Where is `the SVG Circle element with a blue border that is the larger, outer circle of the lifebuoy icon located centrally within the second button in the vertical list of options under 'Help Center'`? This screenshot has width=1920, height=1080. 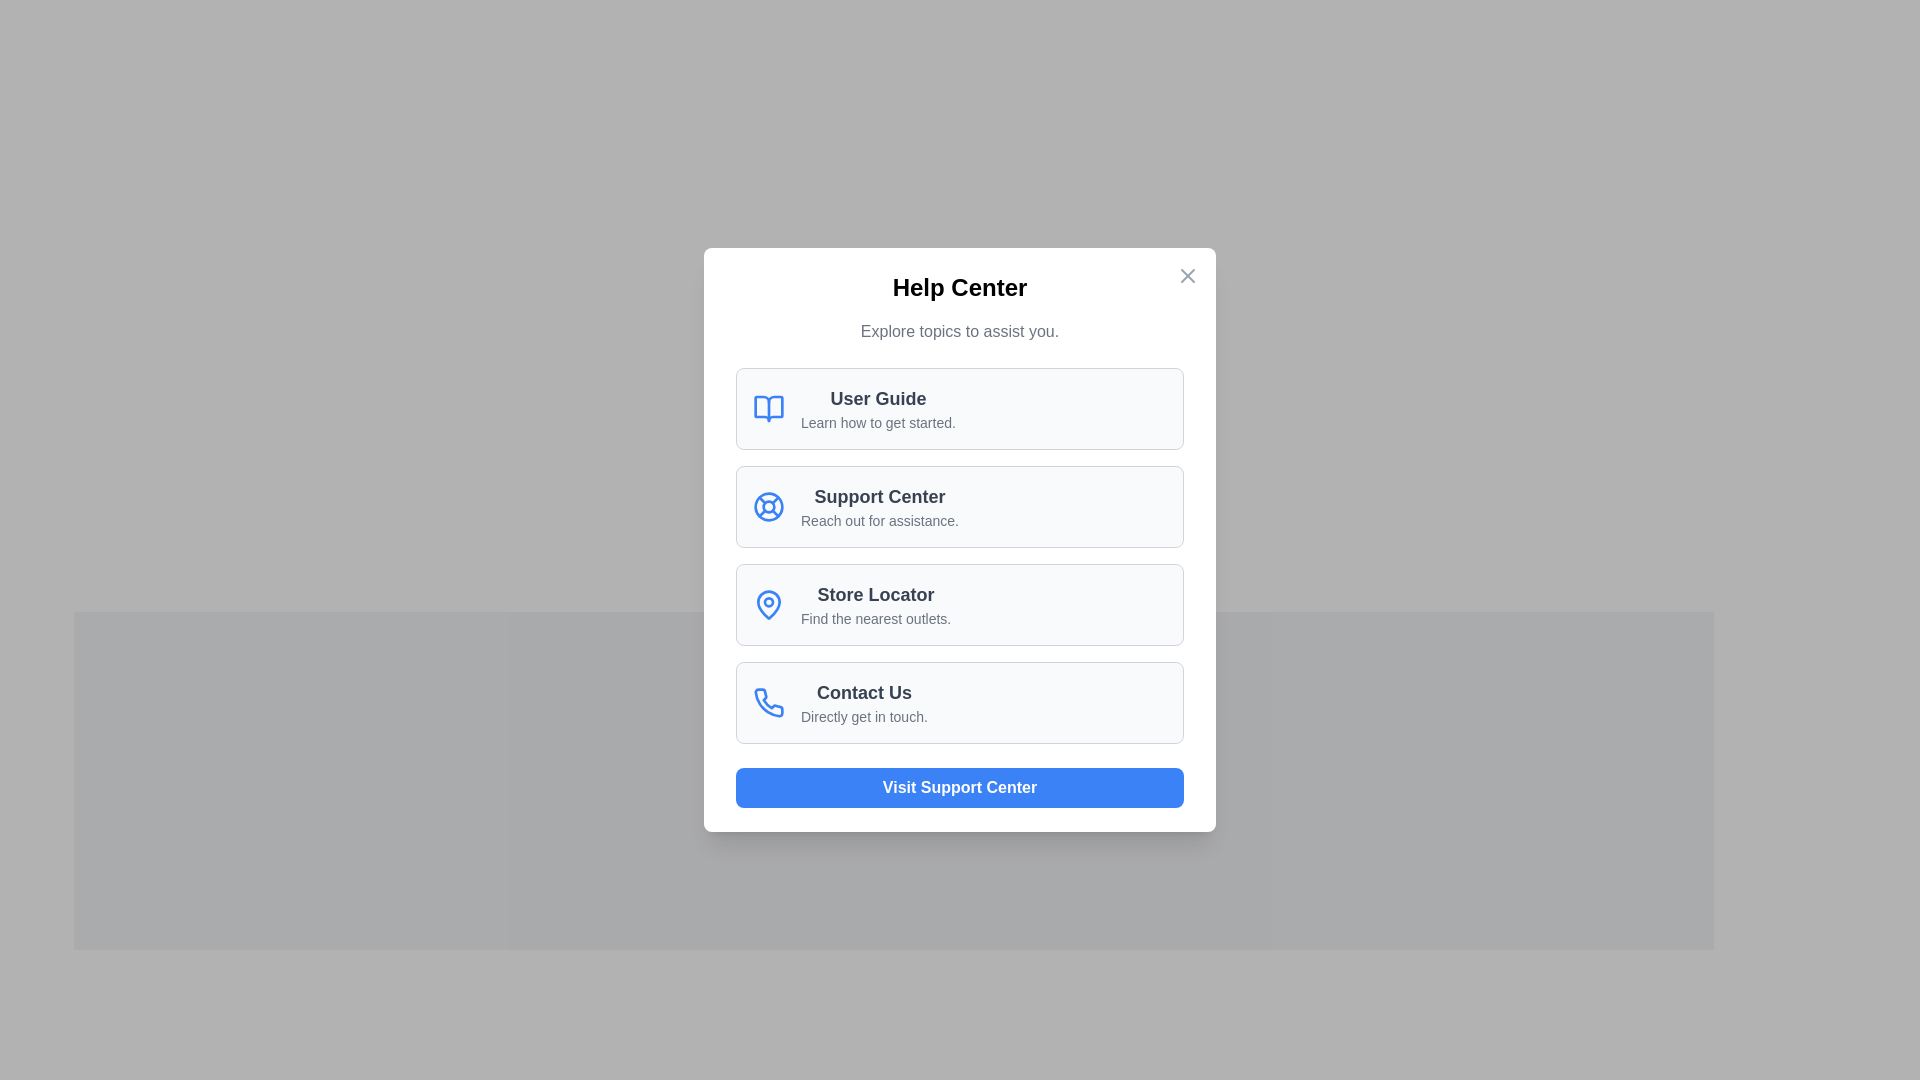 the SVG Circle element with a blue border that is the larger, outer circle of the lifebuoy icon located centrally within the second button in the vertical list of options under 'Help Center' is located at coordinates (767, 504).